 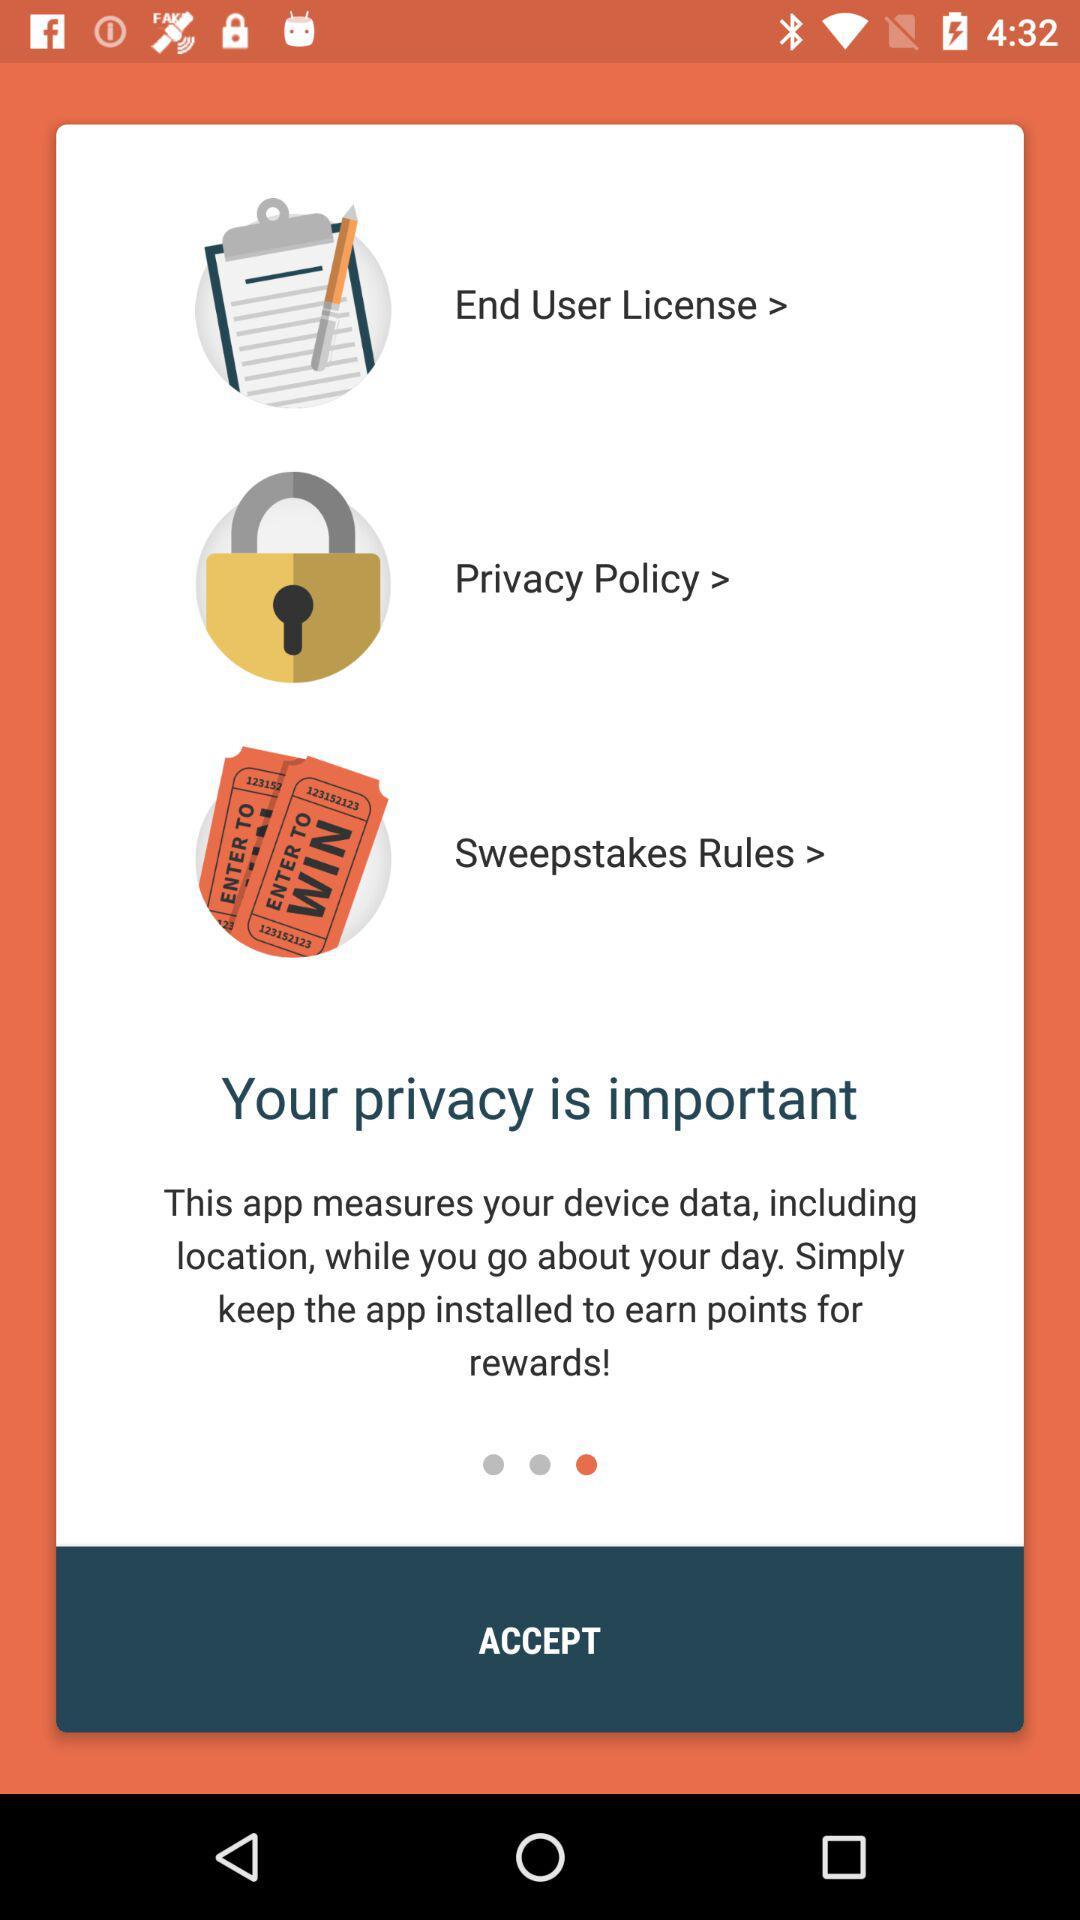 What do you see at coordinates (677, 576) in the screenshot?
I see `the icon below the end user license > icon` at bounding box center [677, 576].